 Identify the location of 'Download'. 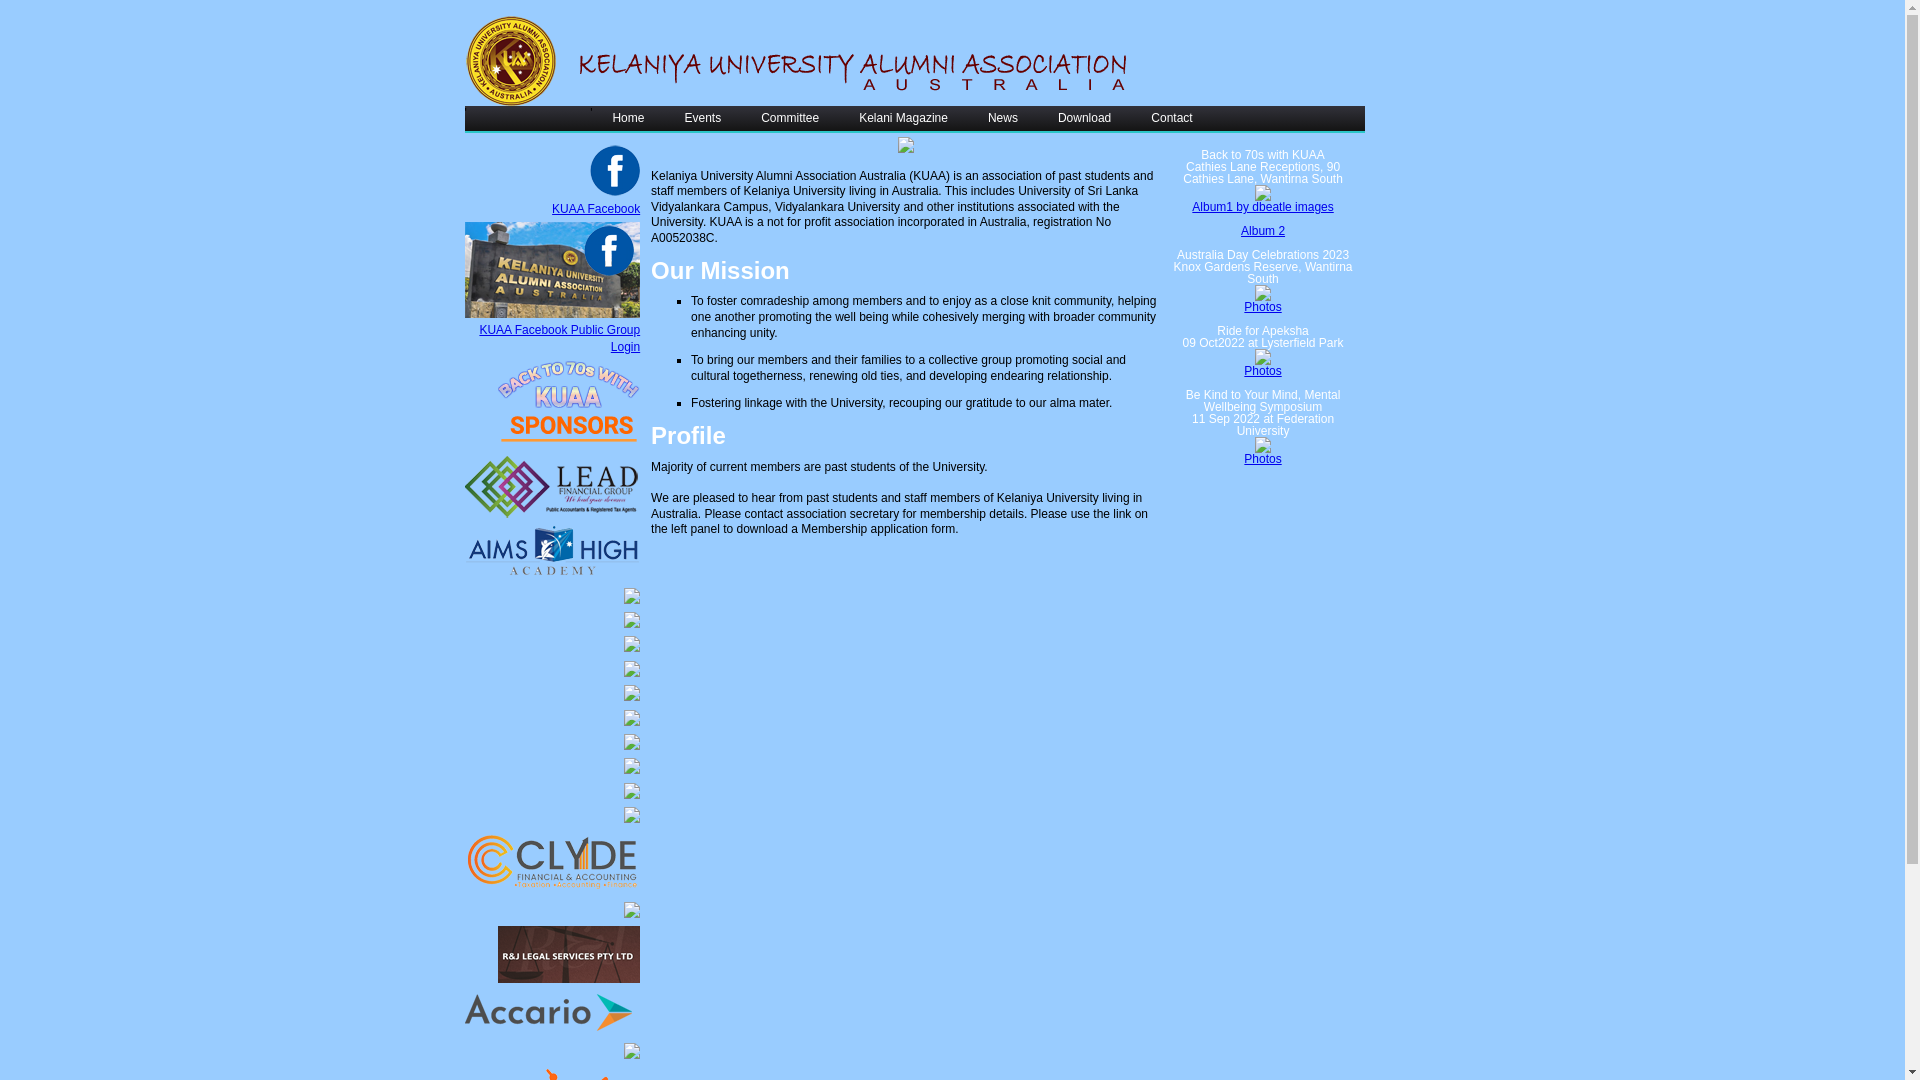
(1083, 118).